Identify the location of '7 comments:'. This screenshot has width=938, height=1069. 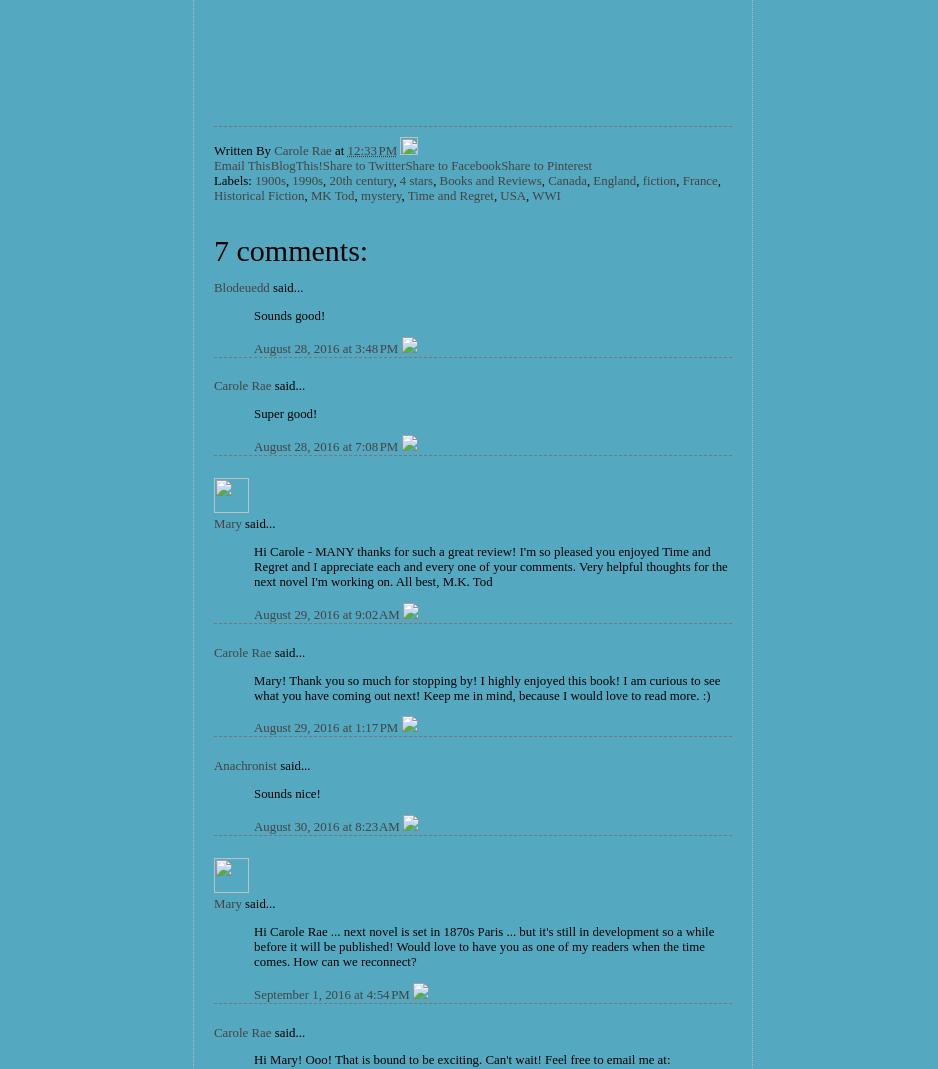
(290, 248).